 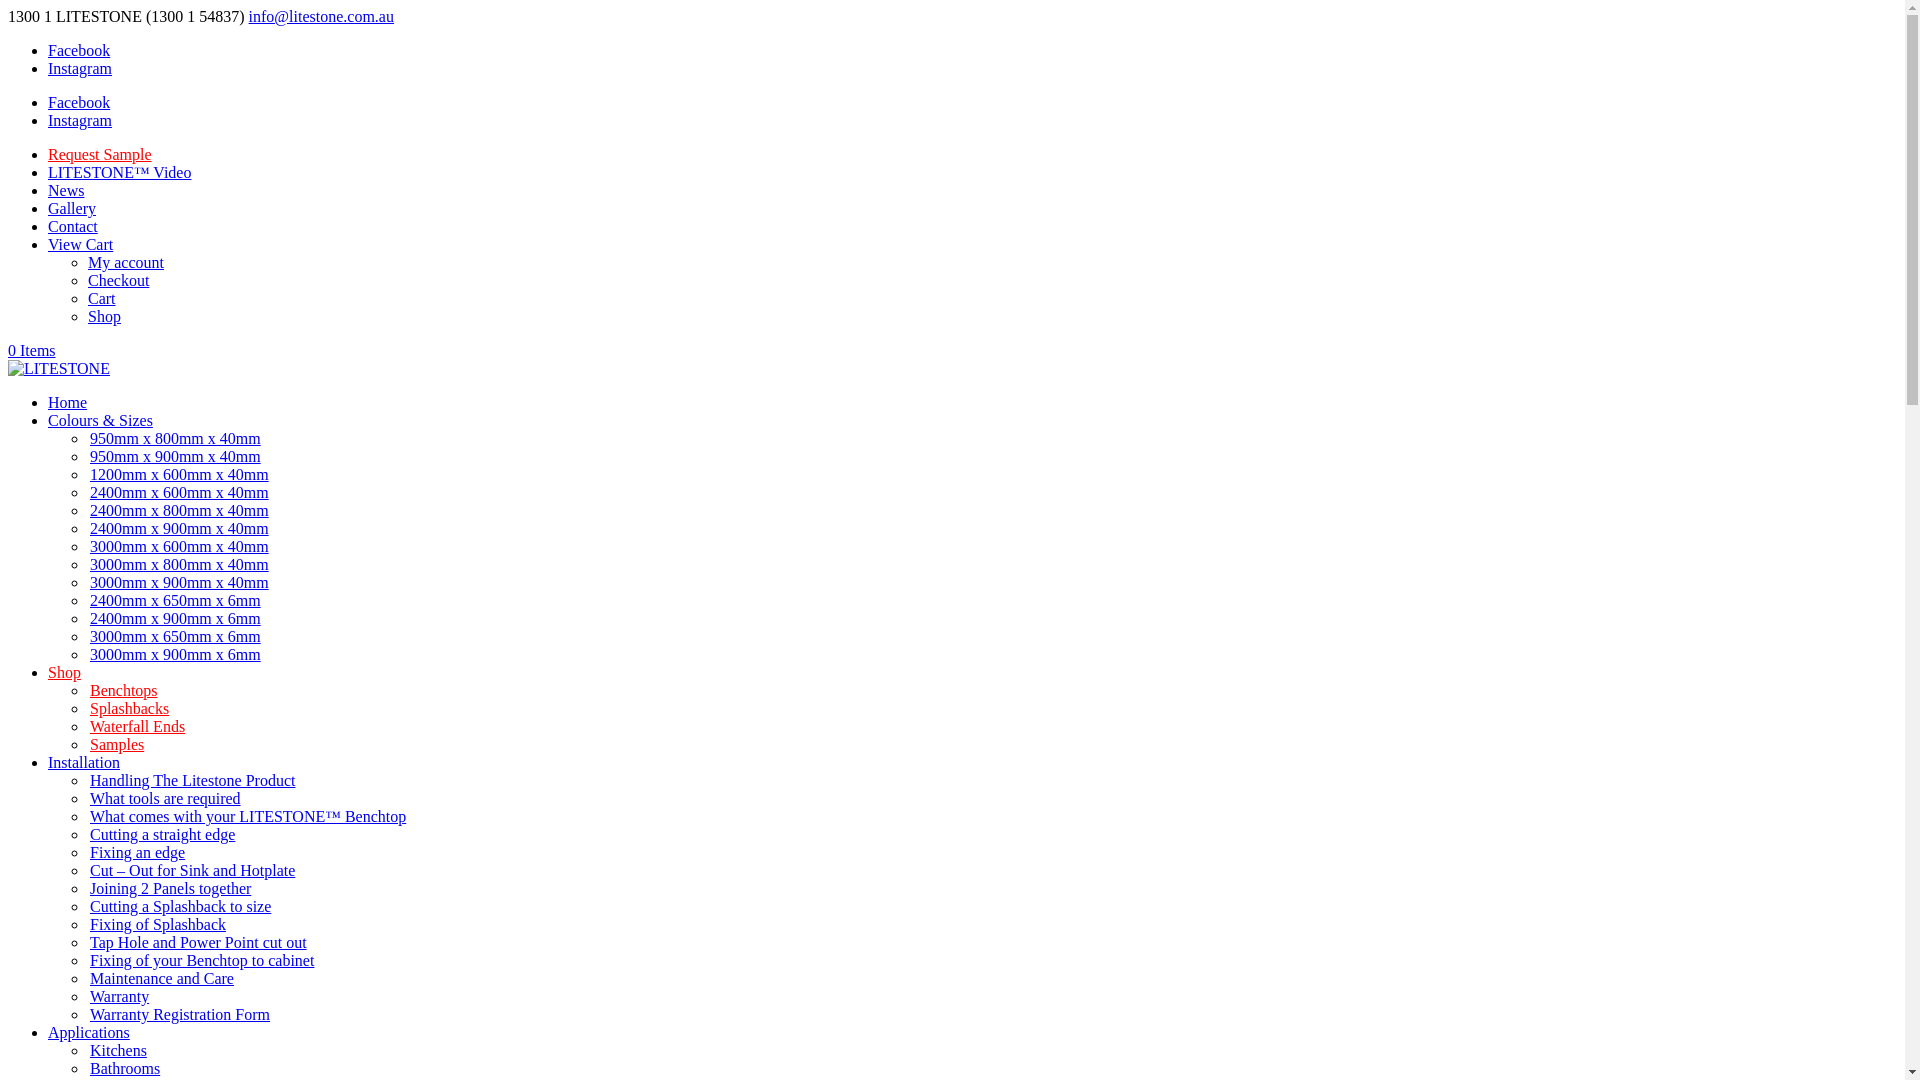 What do you see at coordinates (123, 1067) in the screenshot?
I see `'Bathrooms'` at bounding box center [123, 1067].